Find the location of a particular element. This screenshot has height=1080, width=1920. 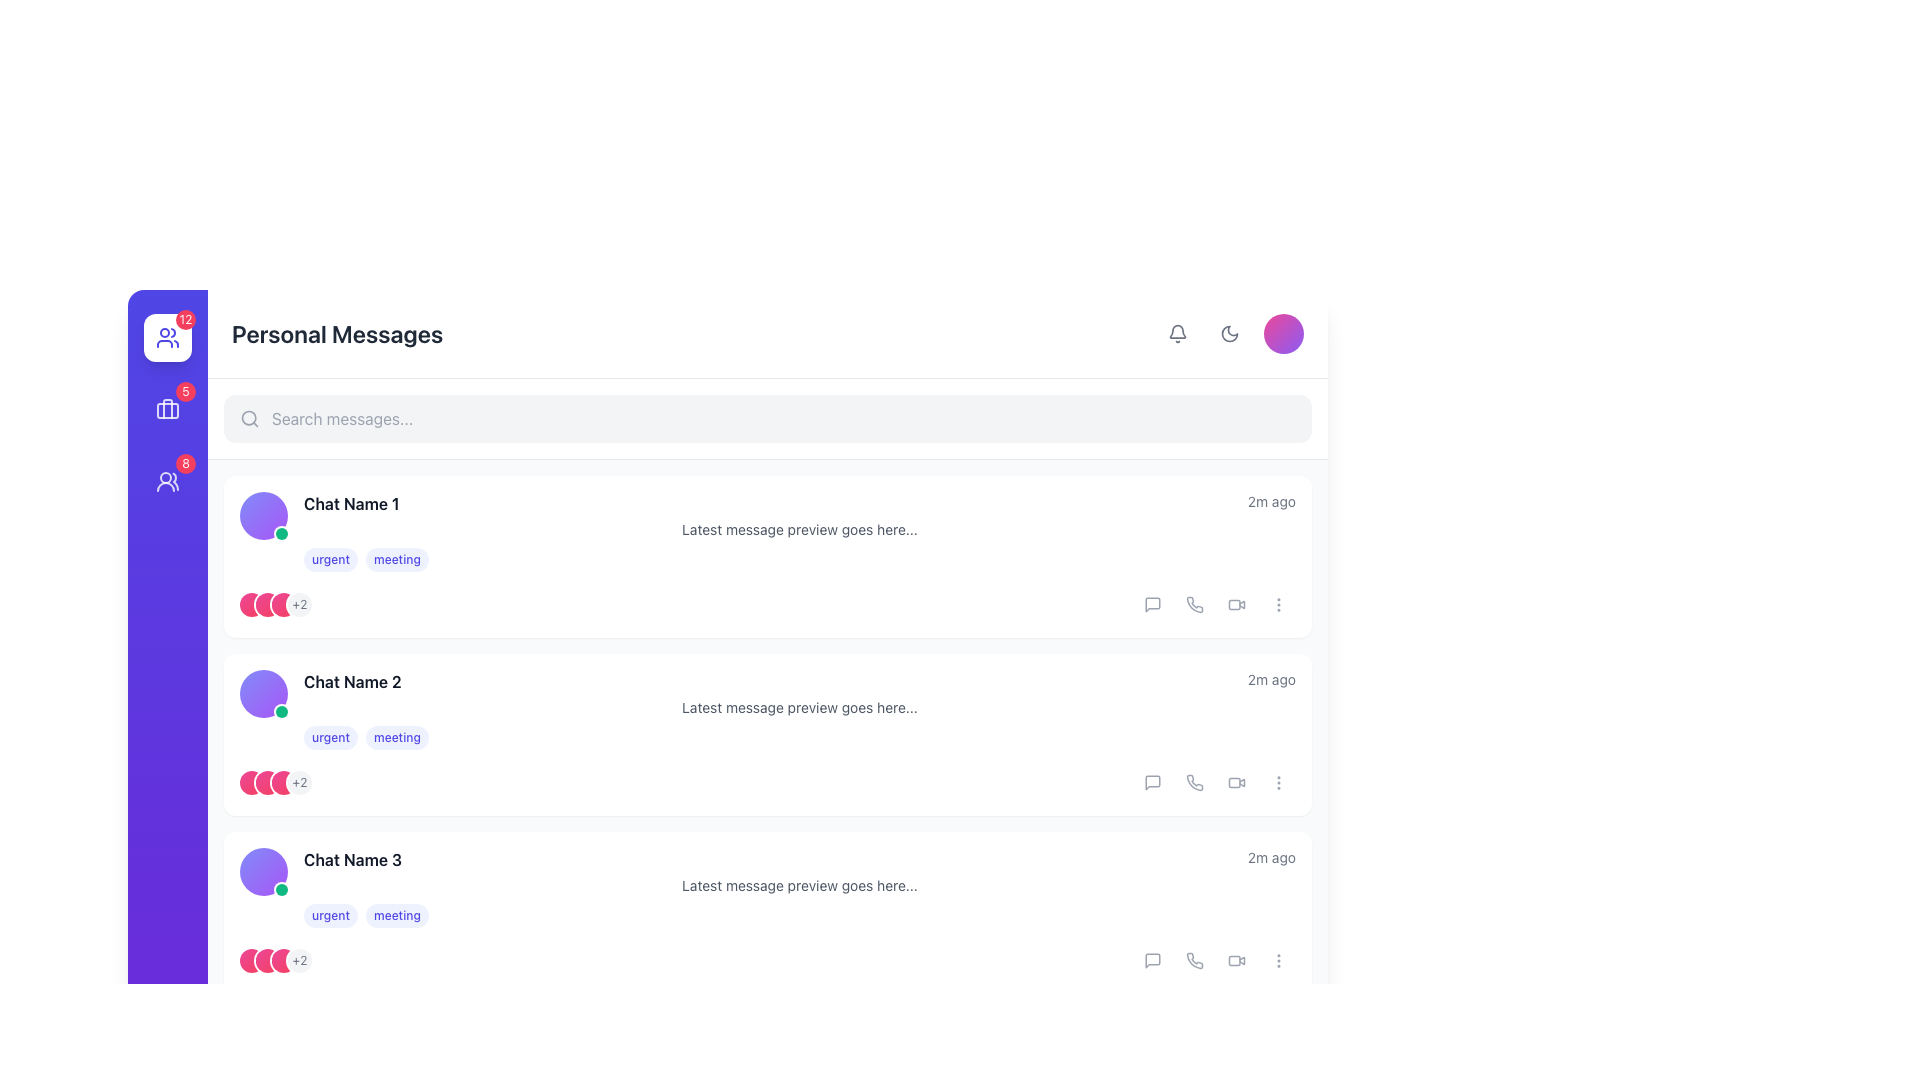

the vertically aligned three-dot icon button located at the end of the row of interactive icons next to the phone icon is located at coordinates (1277, 782).